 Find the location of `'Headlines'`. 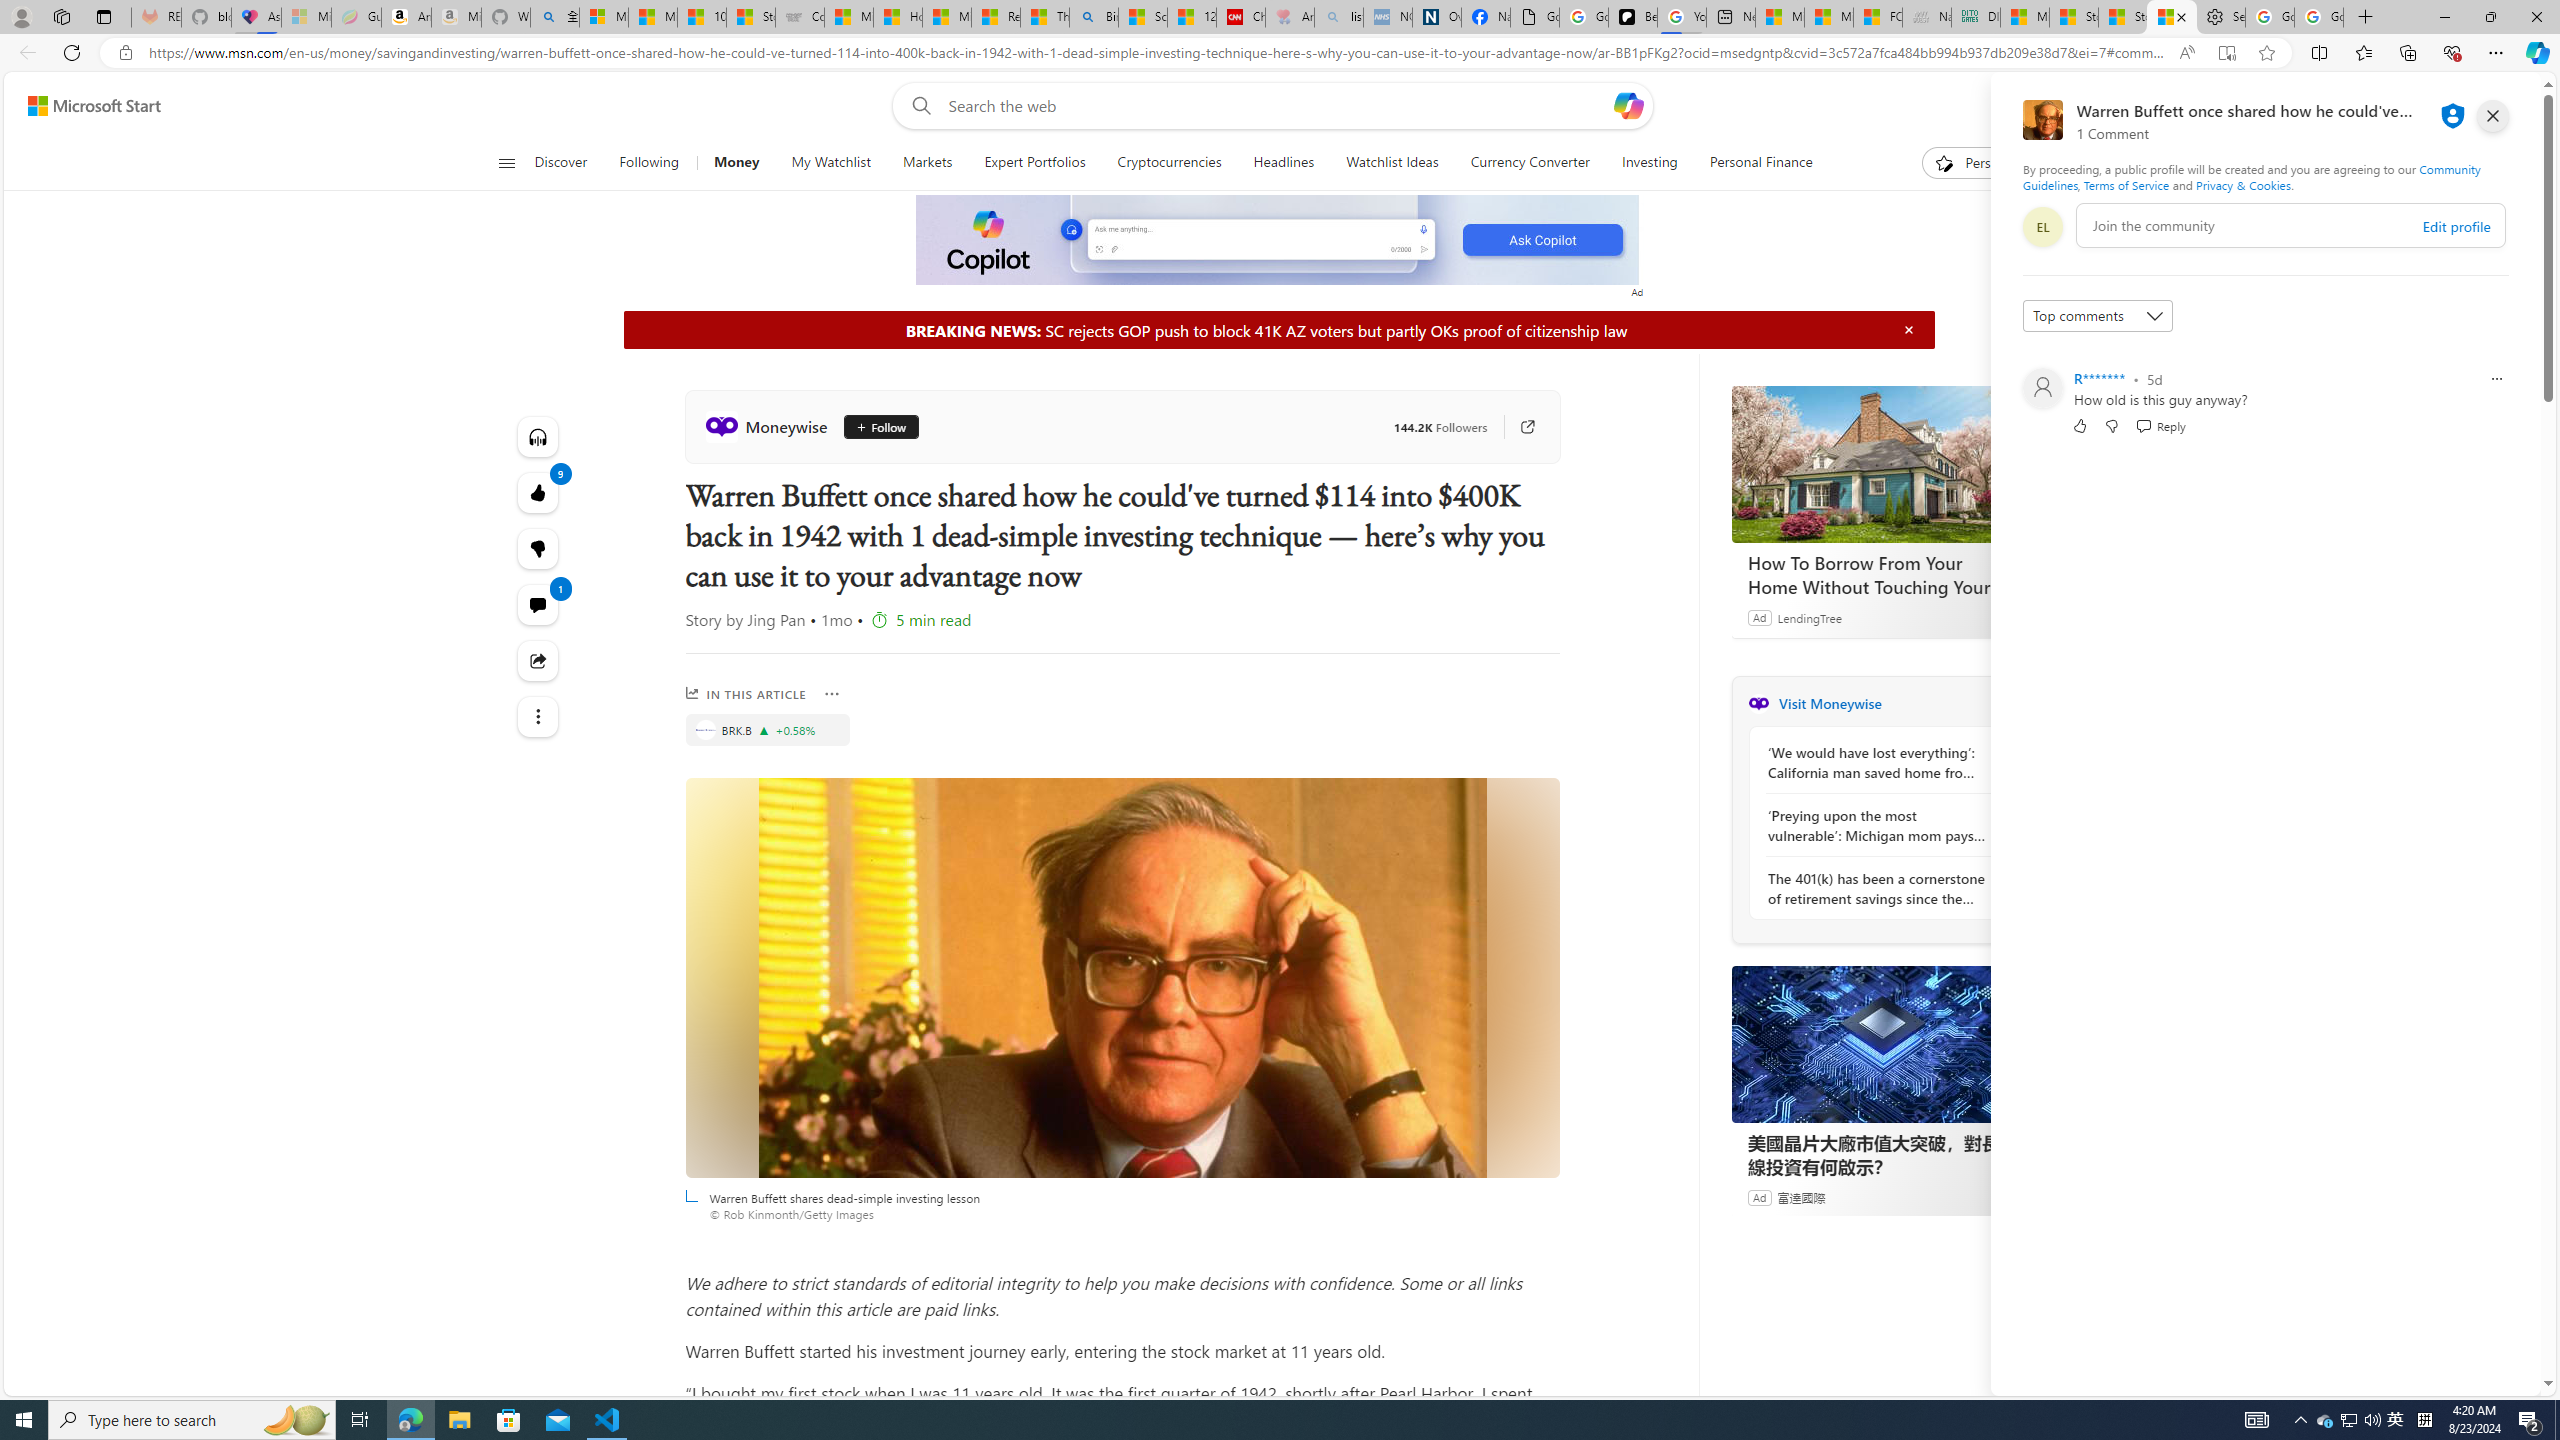

'Headlines' is located at coordinates (1283, 162).